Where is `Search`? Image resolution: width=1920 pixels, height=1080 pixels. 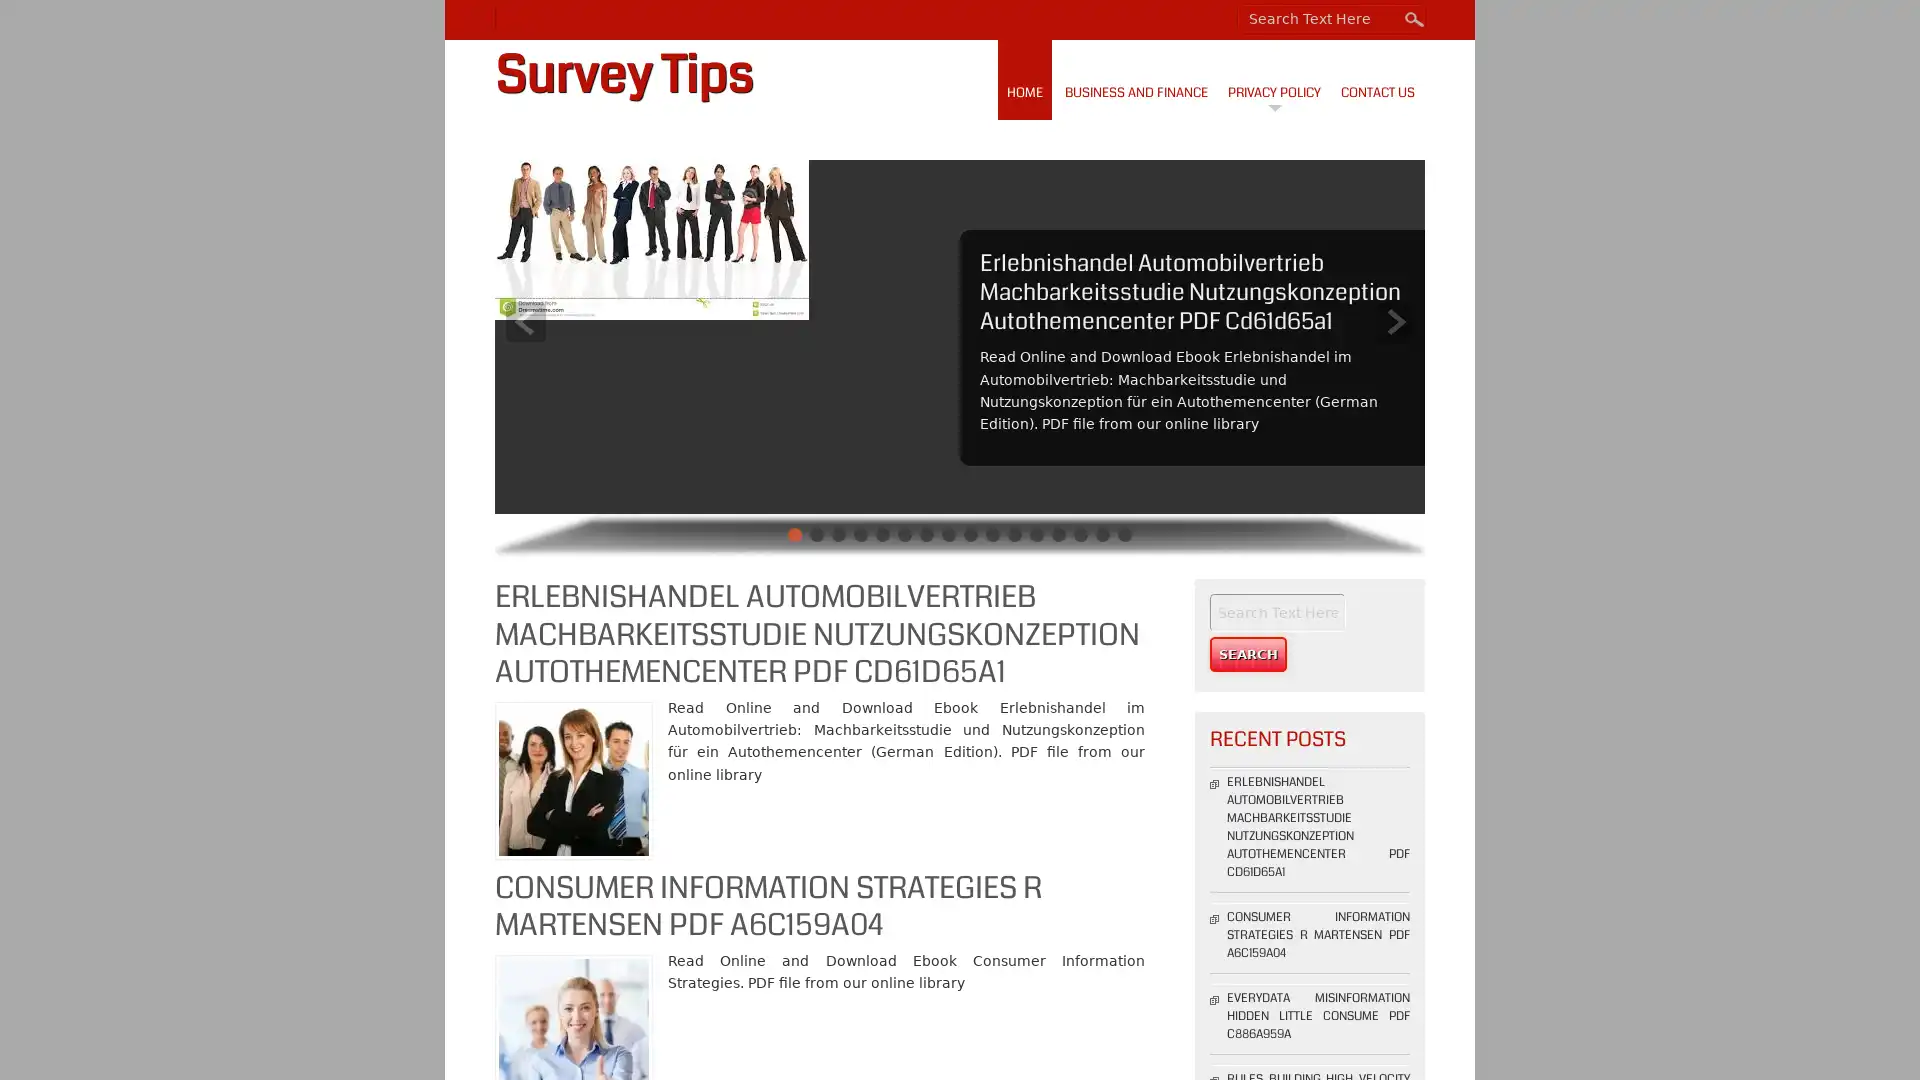 Search is located at coordinates (1247, 654).